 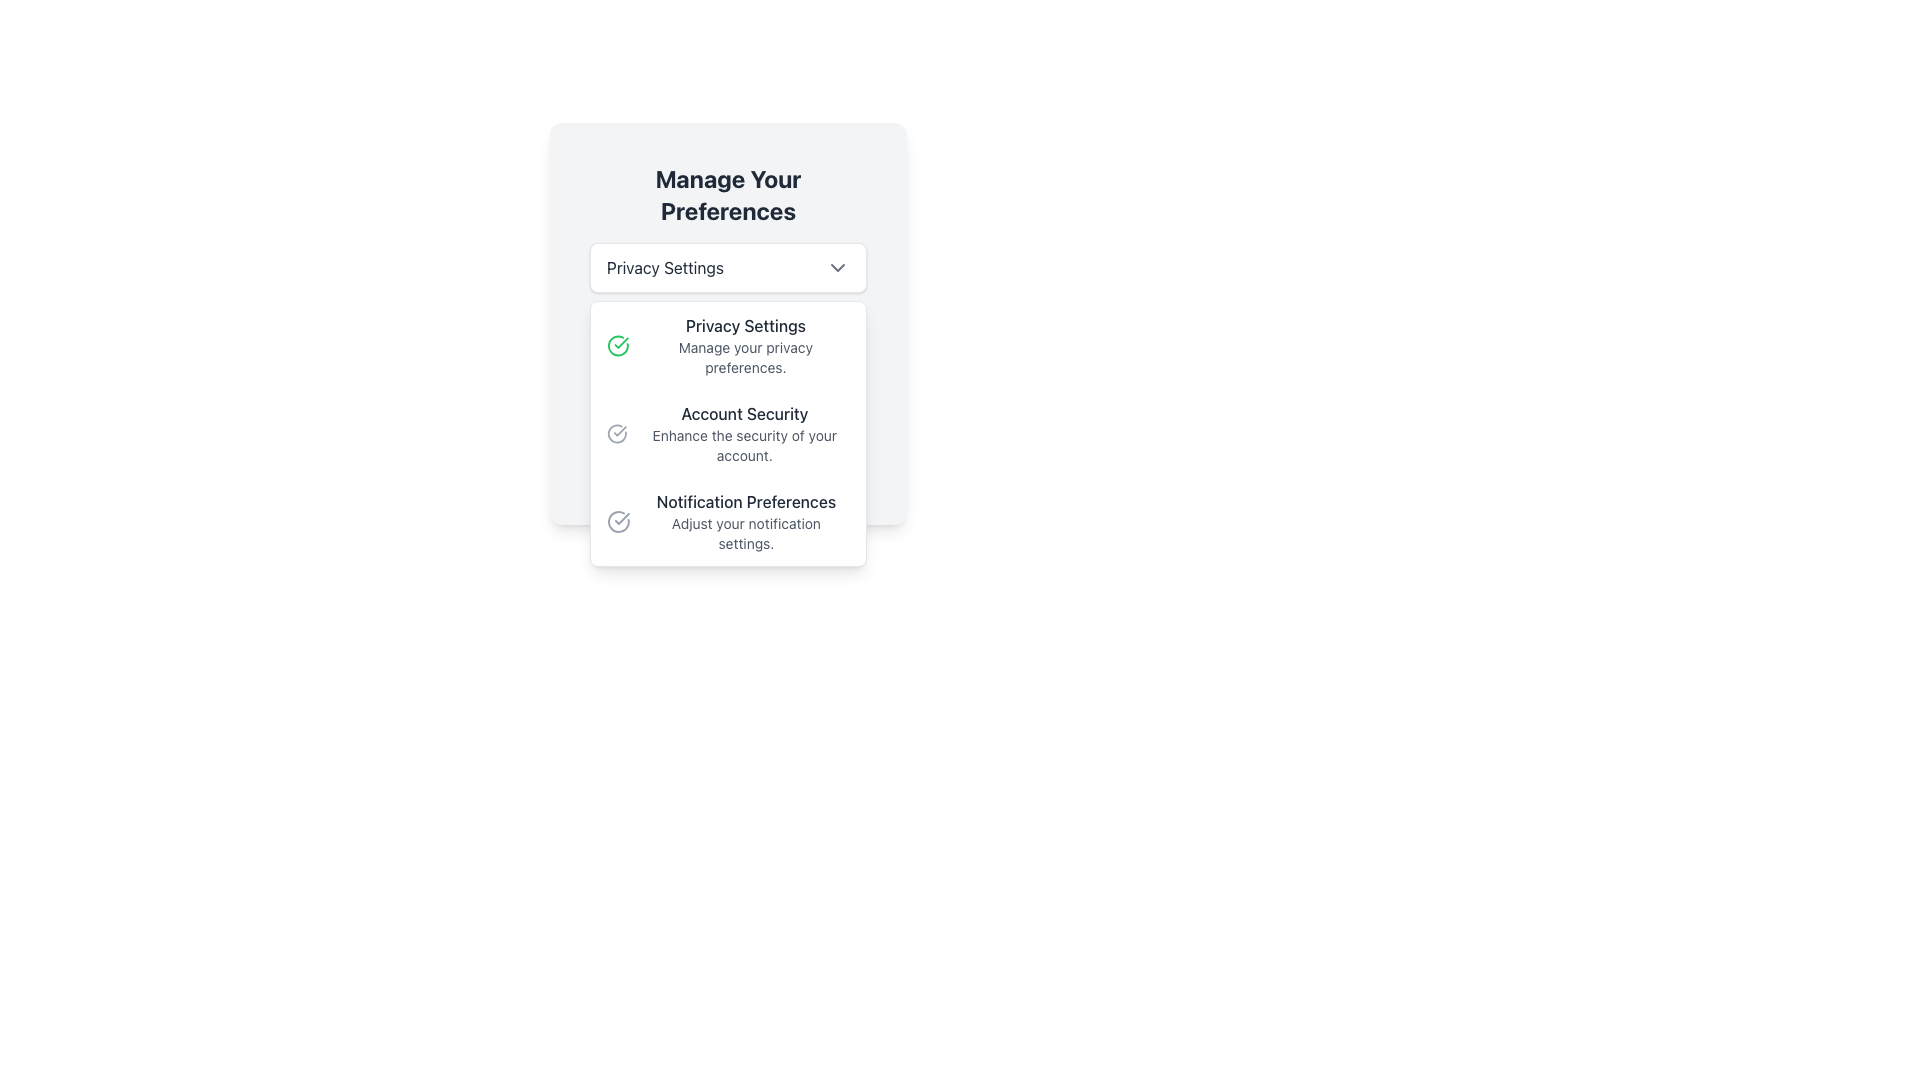 I want to click on the check mark icon representing the selected state for 'Privacy Settings', indicating it is the active choice, so click(x=621, y=518).